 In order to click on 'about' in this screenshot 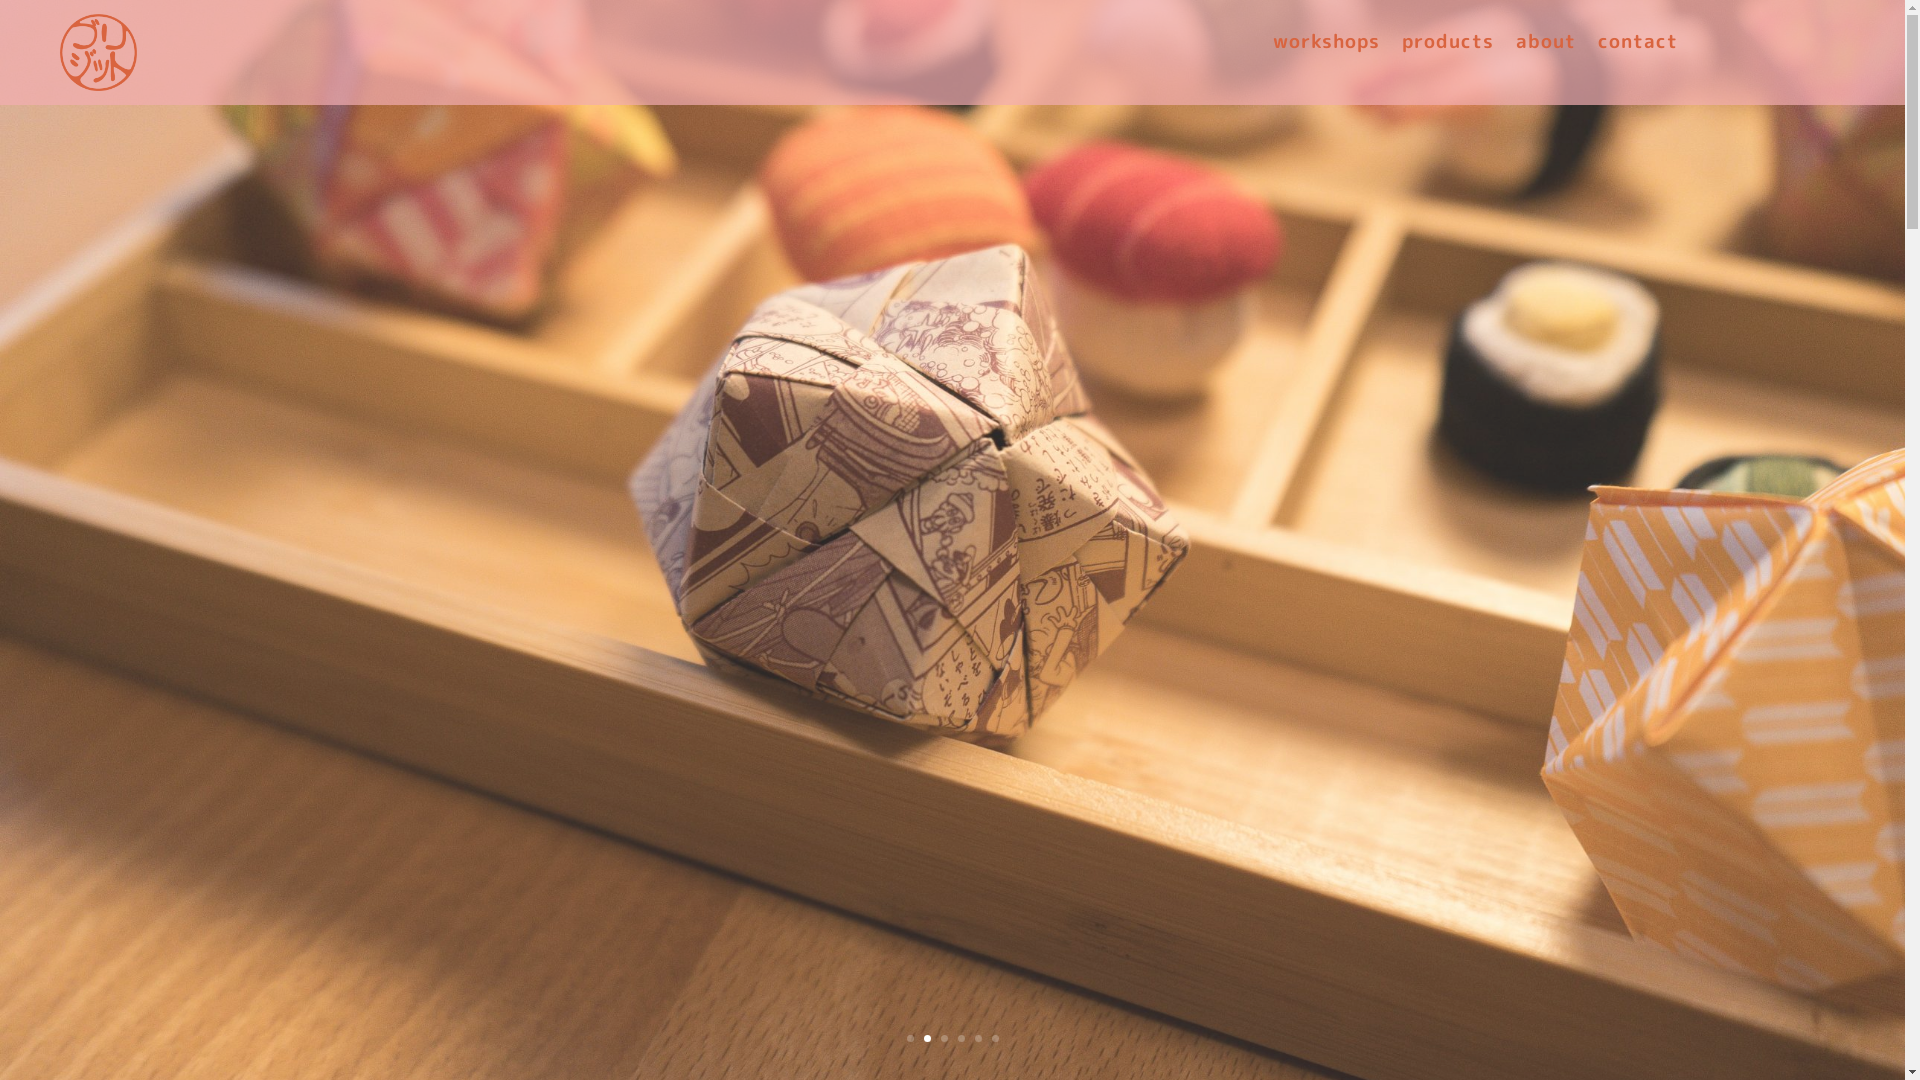, I will do `click(1544, 45)`.